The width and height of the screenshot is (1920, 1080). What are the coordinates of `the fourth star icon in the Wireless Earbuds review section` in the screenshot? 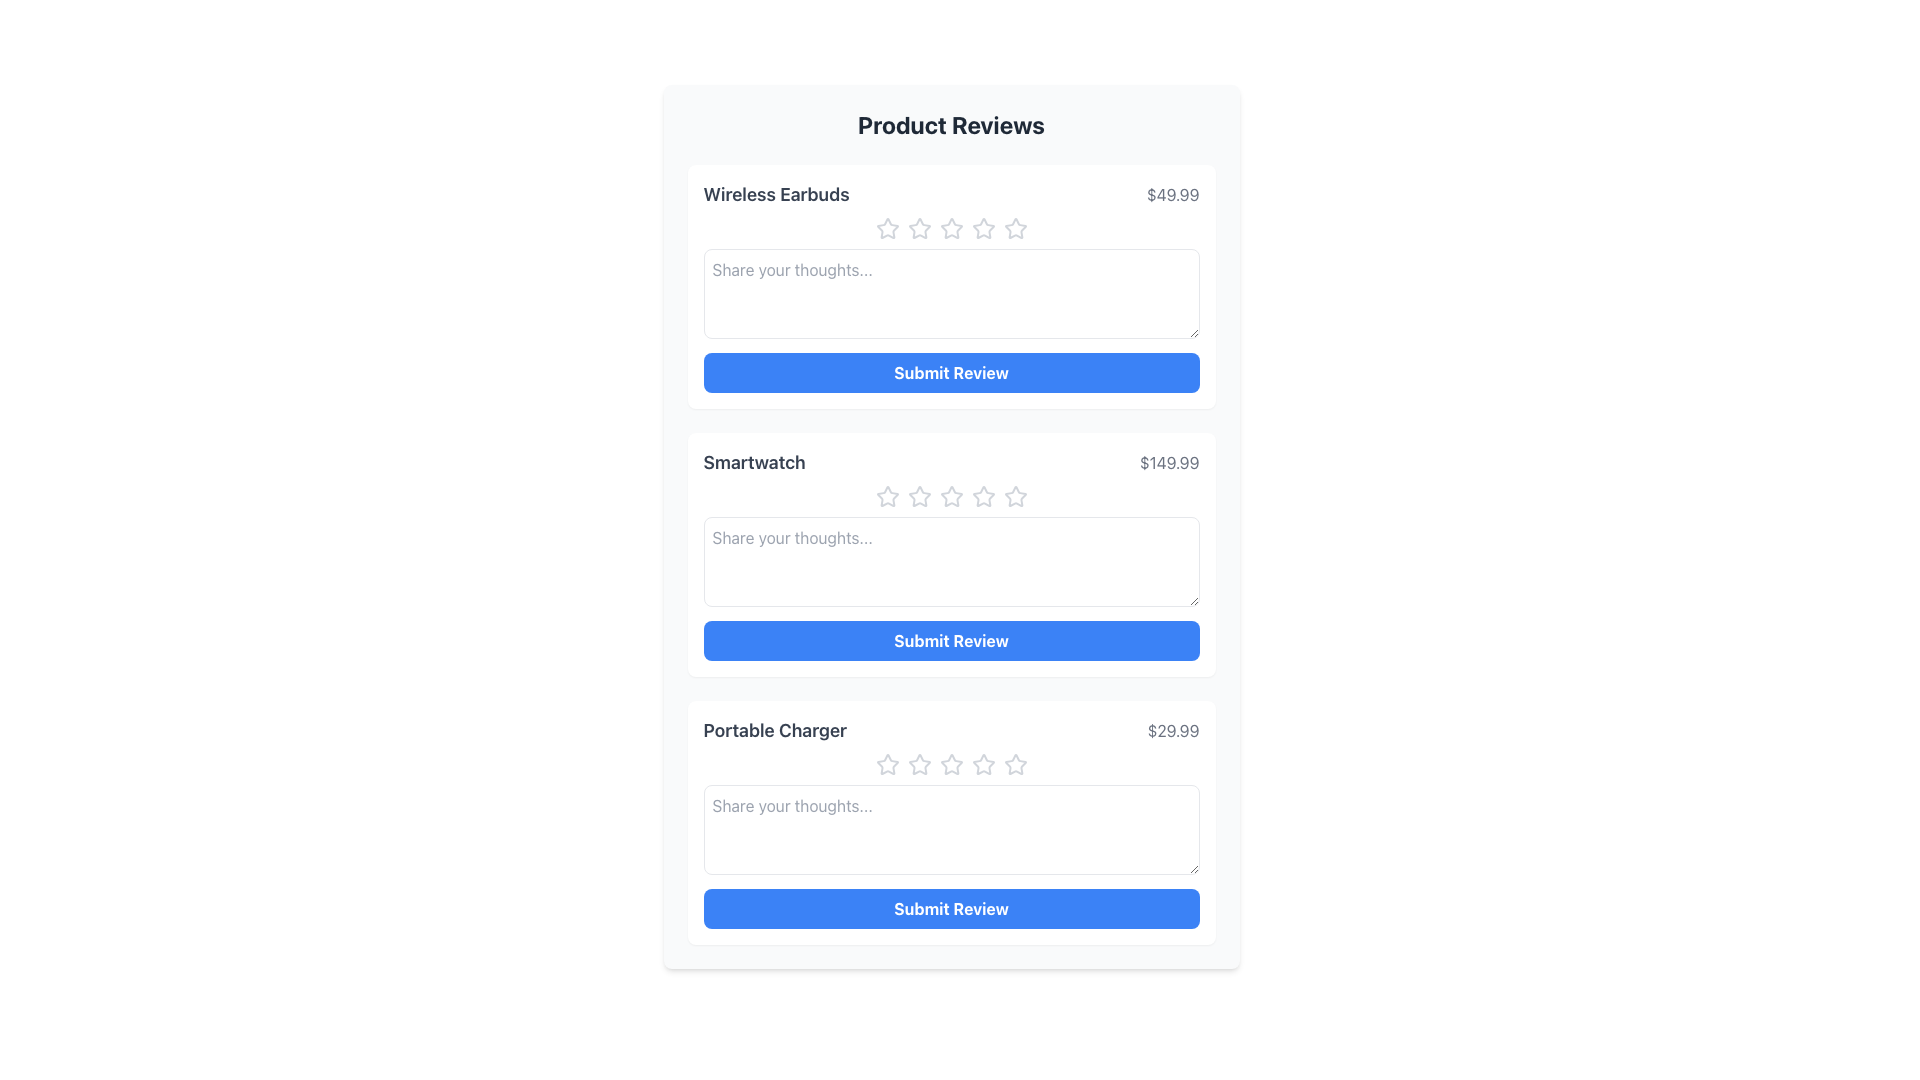 It's located at (1015, 227).